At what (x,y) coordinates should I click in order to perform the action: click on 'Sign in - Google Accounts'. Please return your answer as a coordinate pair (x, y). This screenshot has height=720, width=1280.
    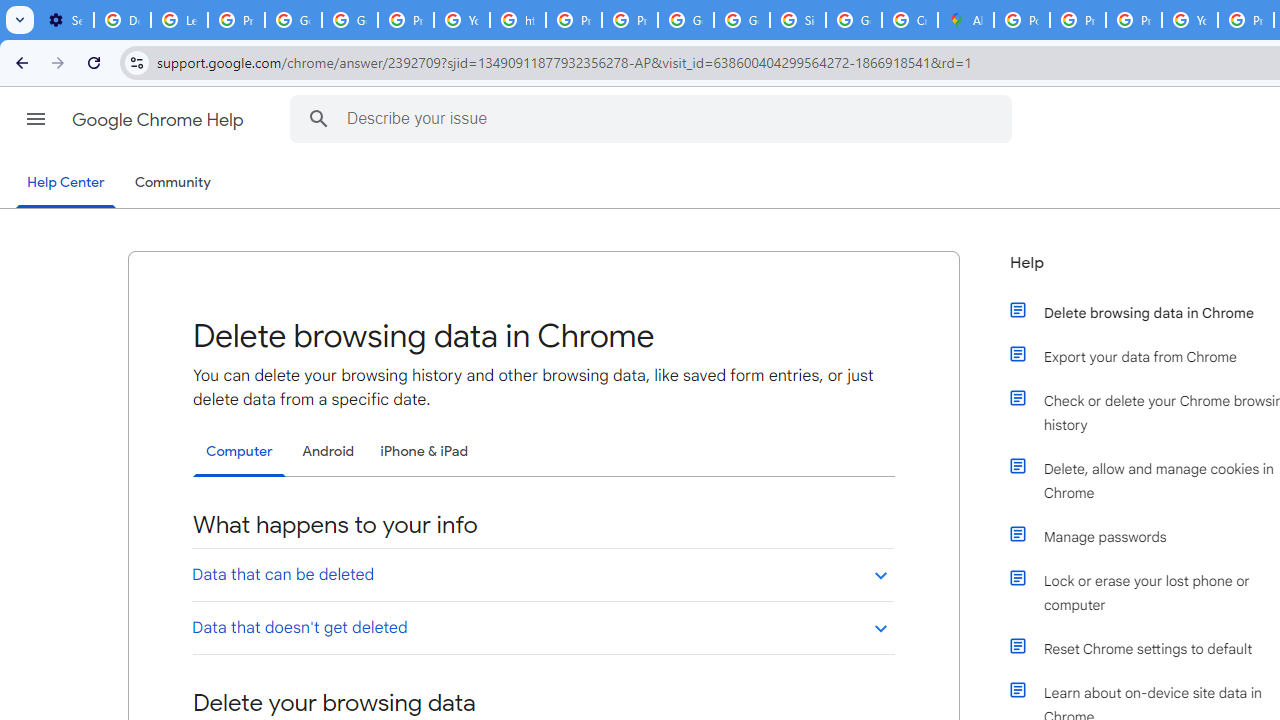
    Looking at the image, I should click on (797, 20).